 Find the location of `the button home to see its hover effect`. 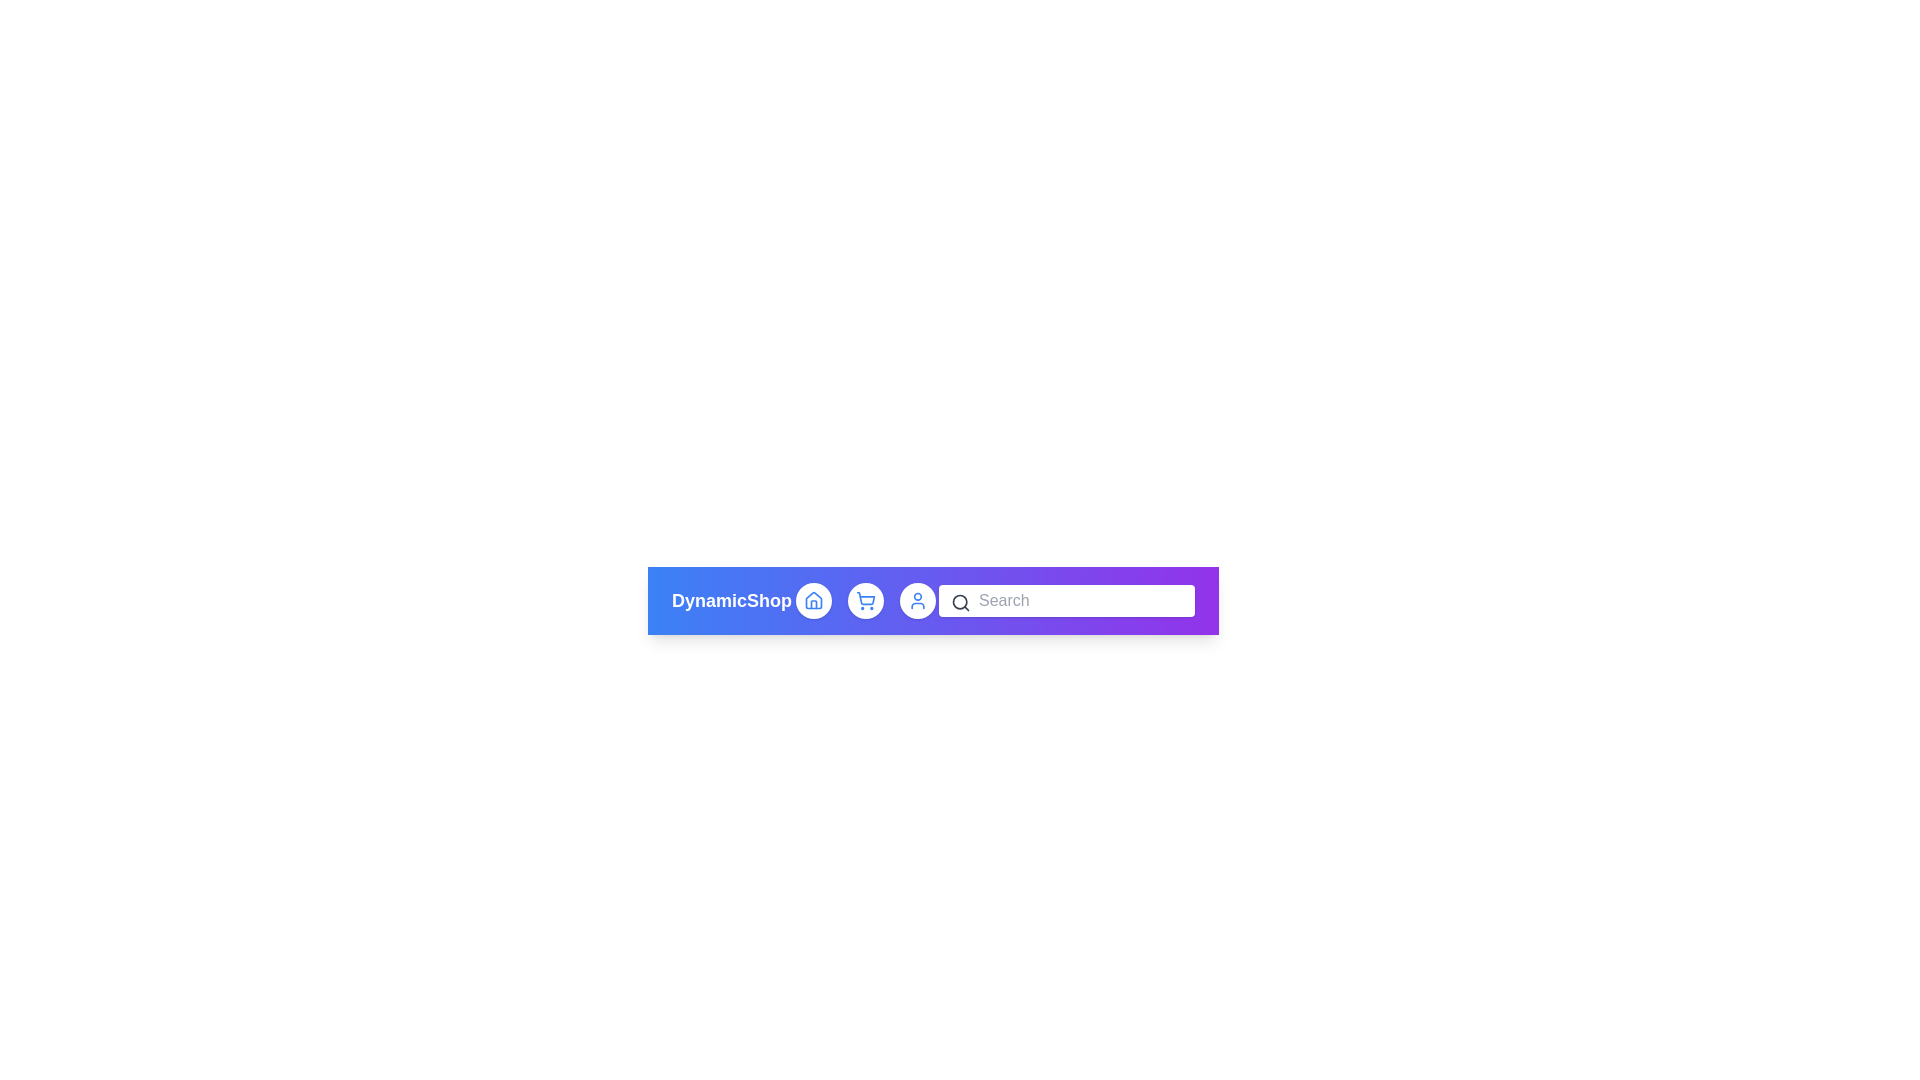

the button home to see its hover effect is located at coordinates (813, 600).